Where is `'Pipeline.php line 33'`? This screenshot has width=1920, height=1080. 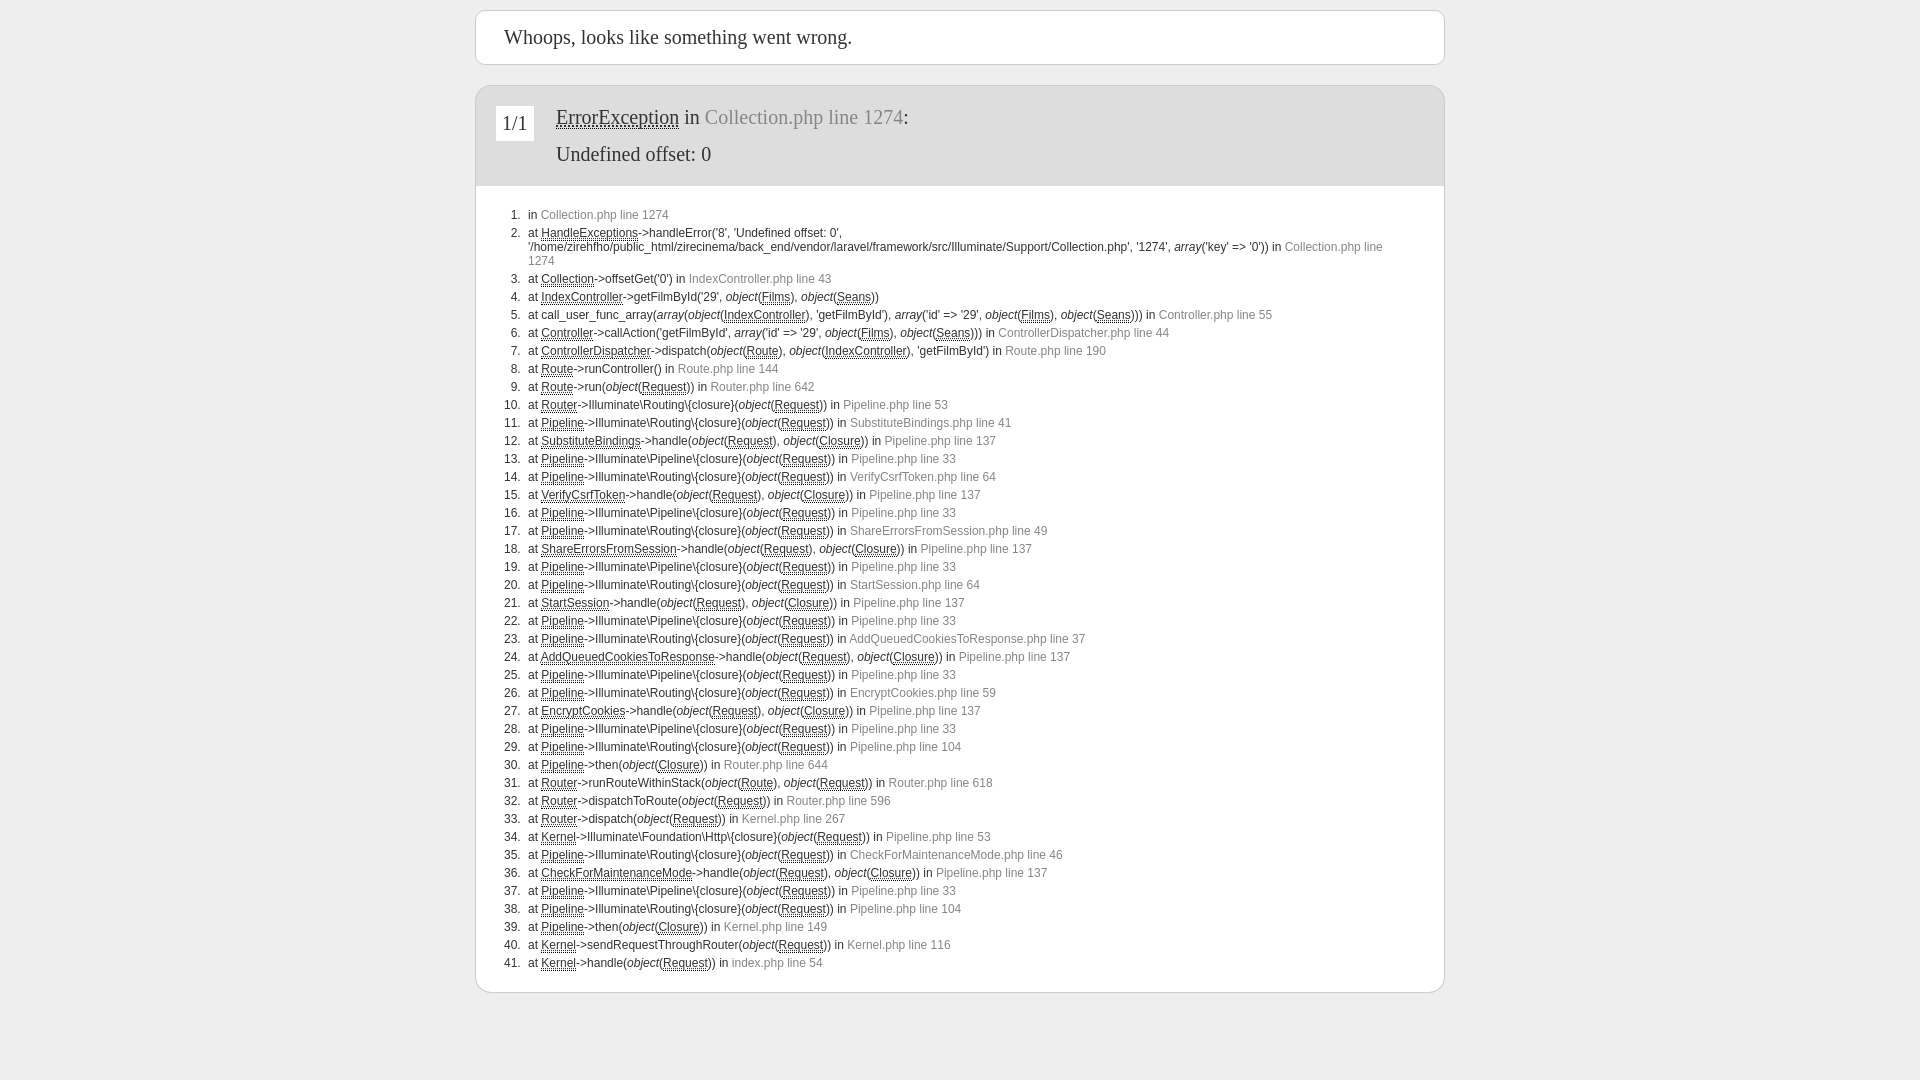 'Pipeline.php line 33' is located at coordinates (902, 512).